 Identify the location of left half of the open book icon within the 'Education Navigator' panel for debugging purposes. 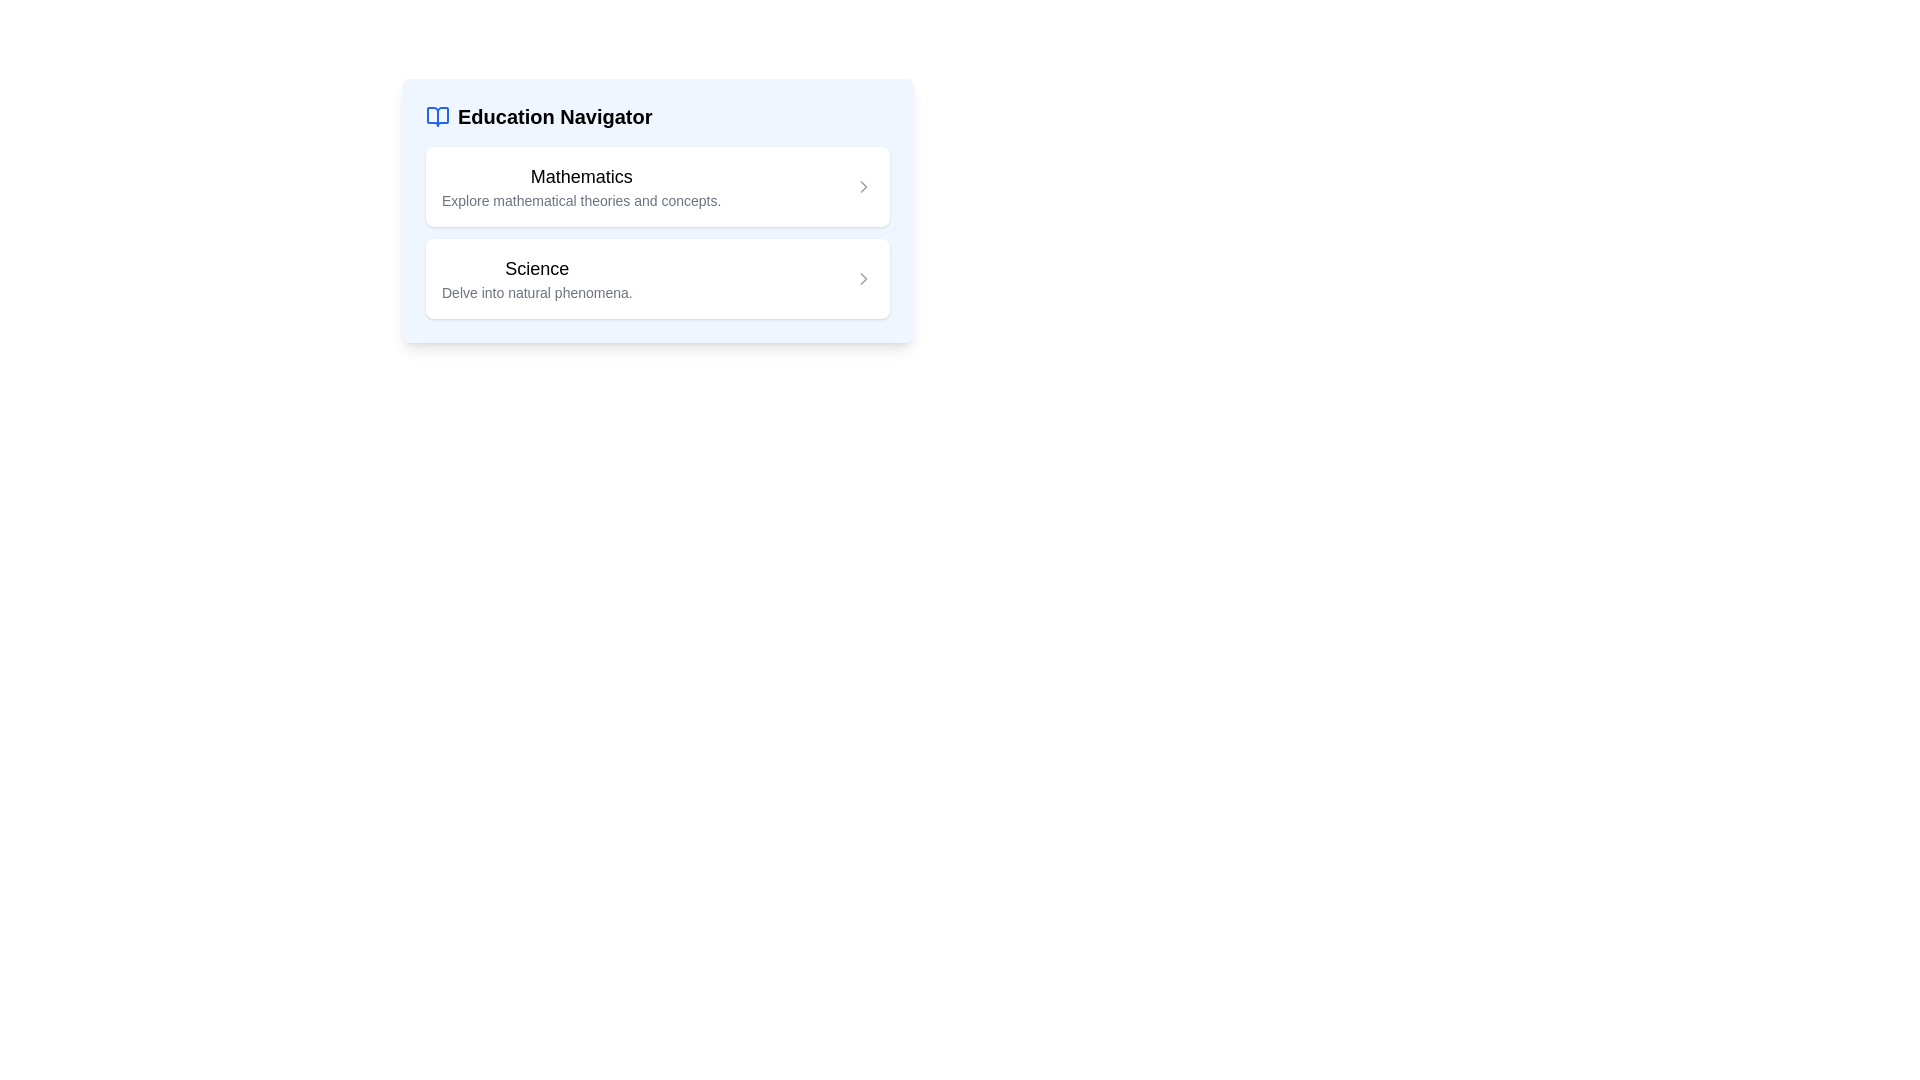
(436, 116).